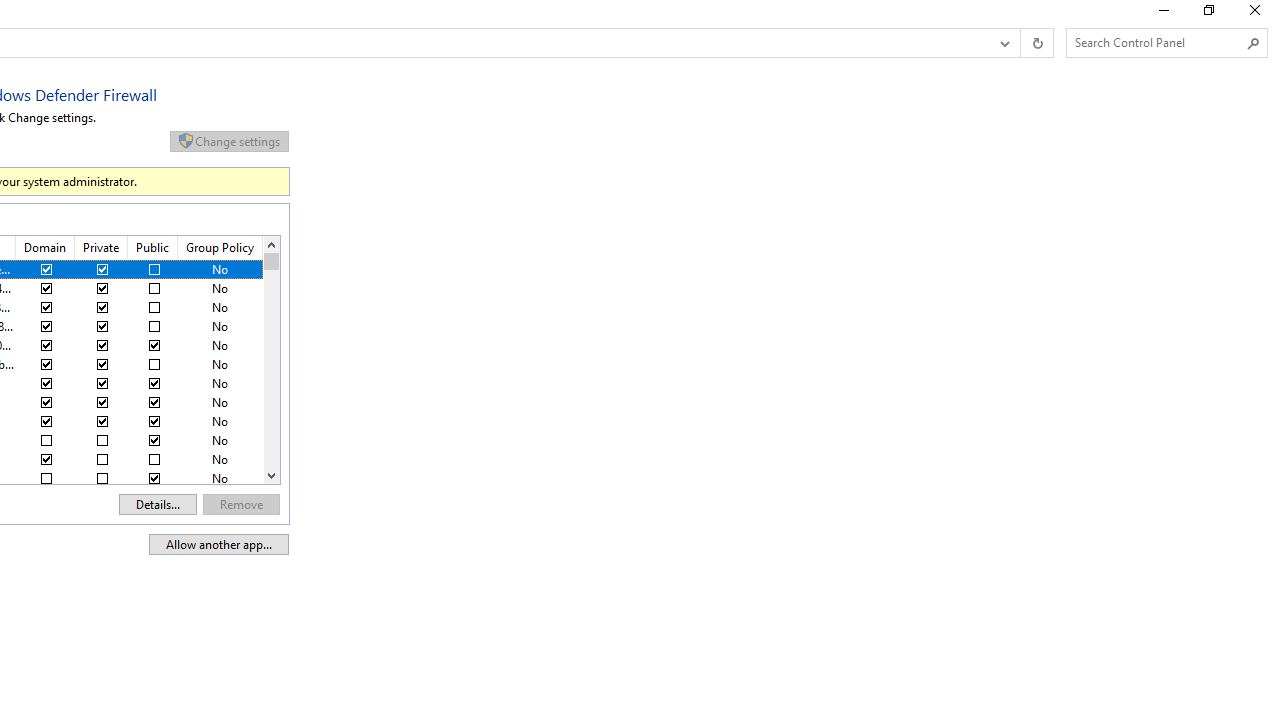 The width and height of the screenshot is (1280, 720). What do you see at coordinates (1162, 15) in the screenshot?
I see `'Minimize'` at bounding box center [1162, 15].